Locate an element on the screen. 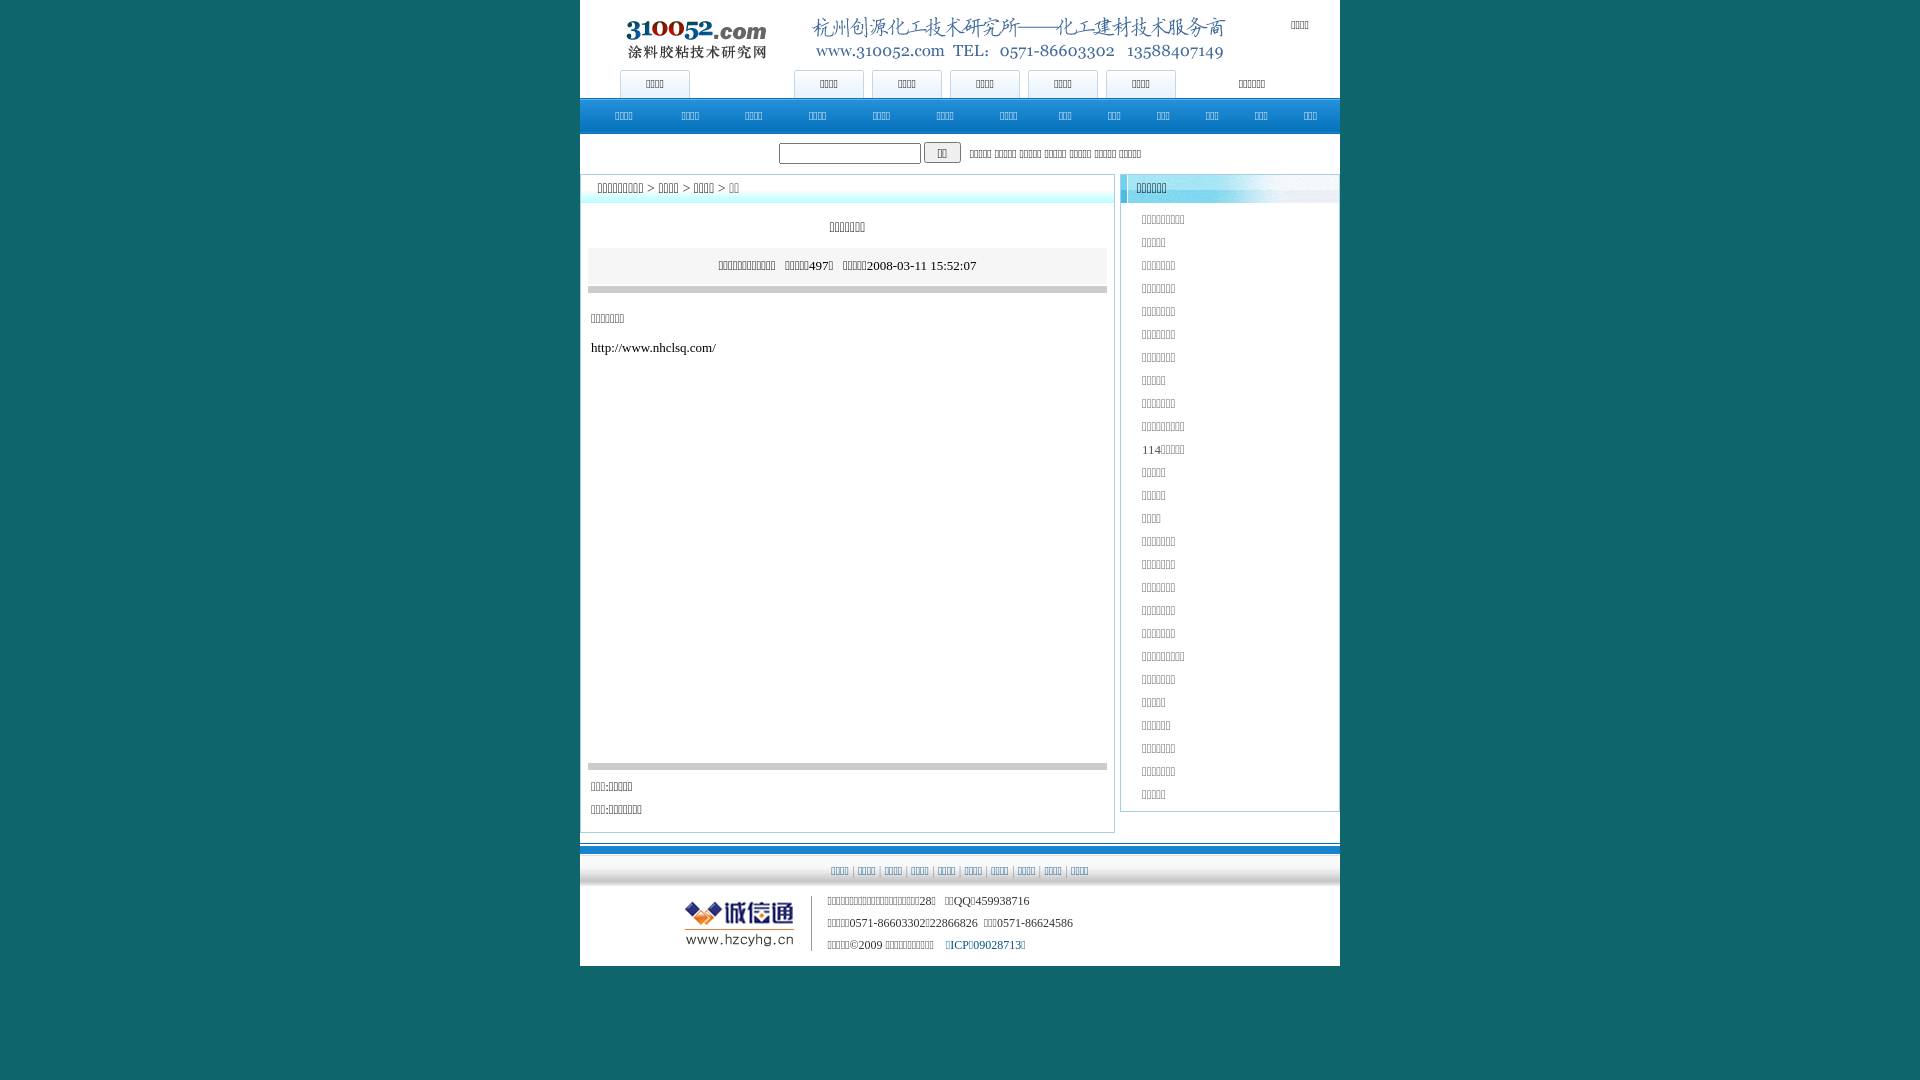 This screenshot has width=1920, height=1080. 'http://www.nhclsq.com/' is located at coordinates (653, 346).